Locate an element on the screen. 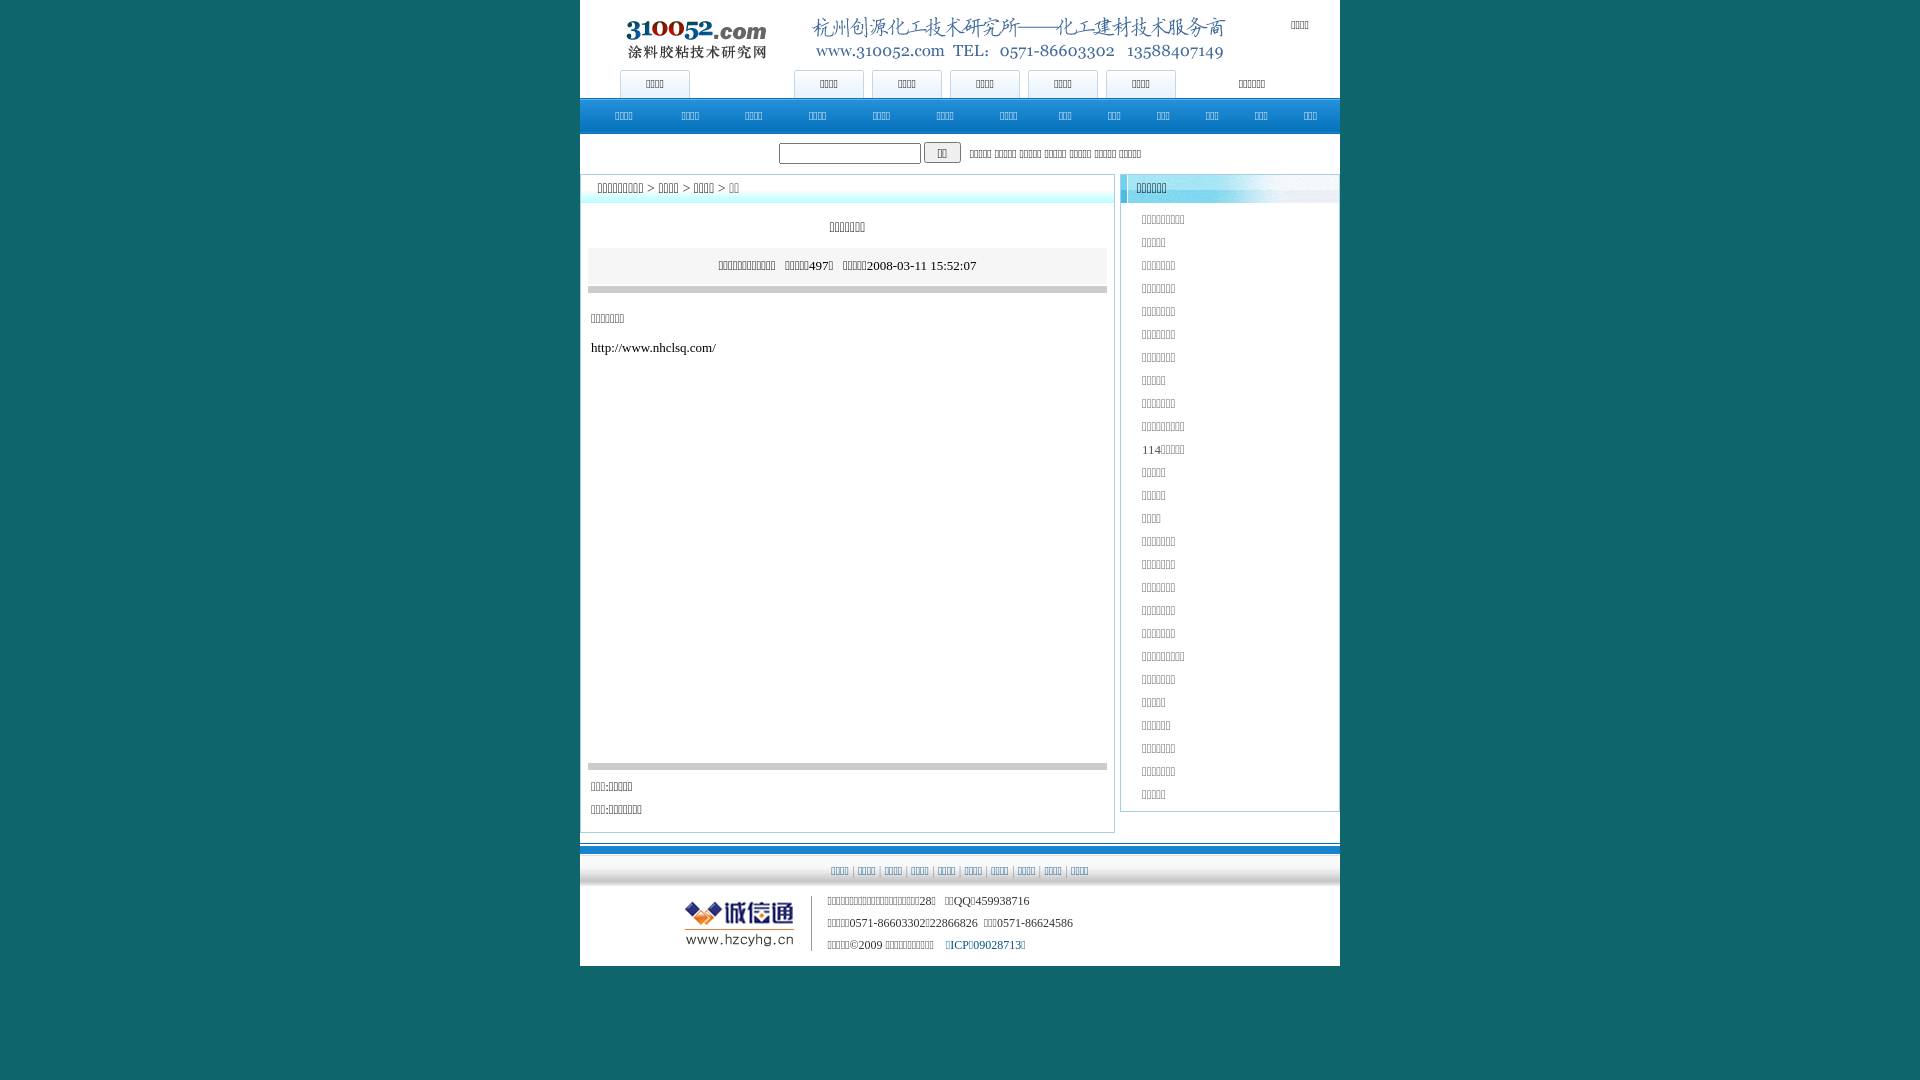 This screenshot has width=1920, height=1080. 'http://www.nhclsq.com/' is located at coordinates (653, 346).